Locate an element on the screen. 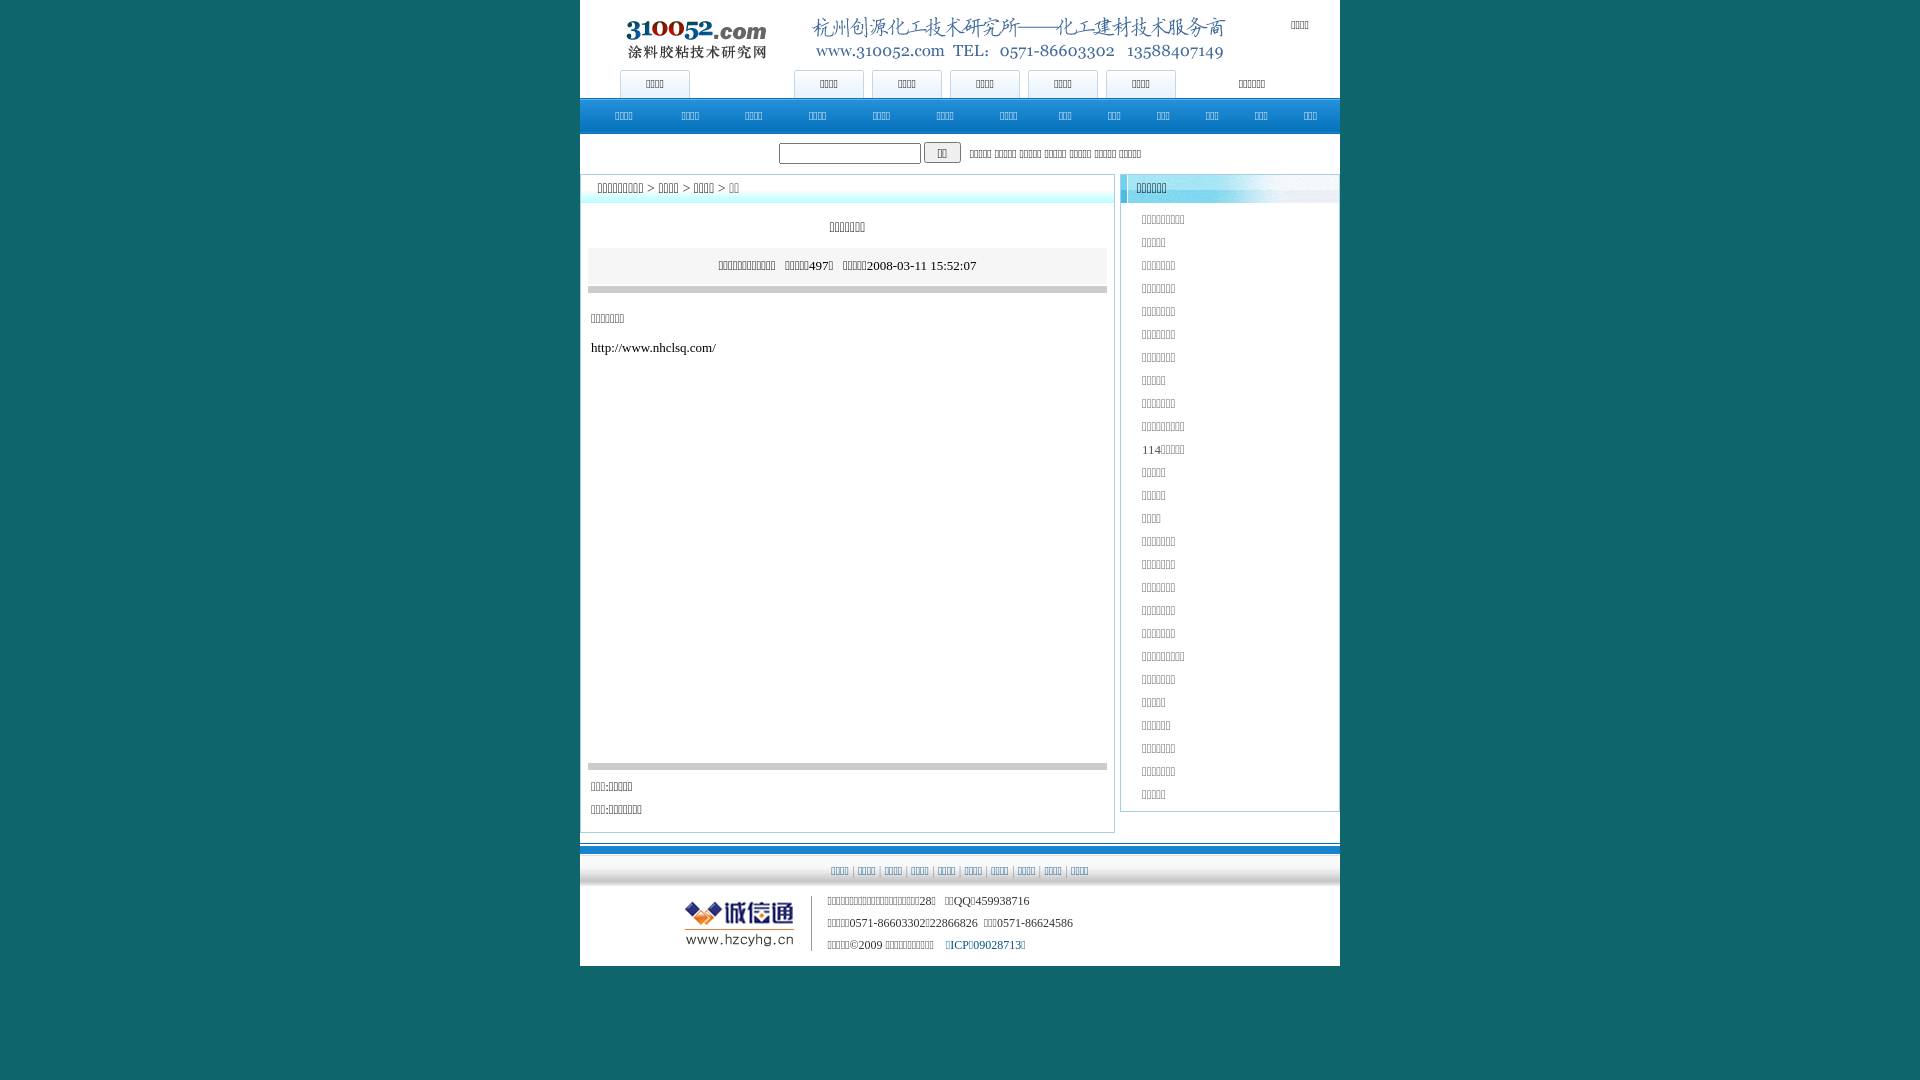 This screenshot has width=1920, height=1080. 'http://www.nhclsq.com/' is located at coordinates (653, 346).